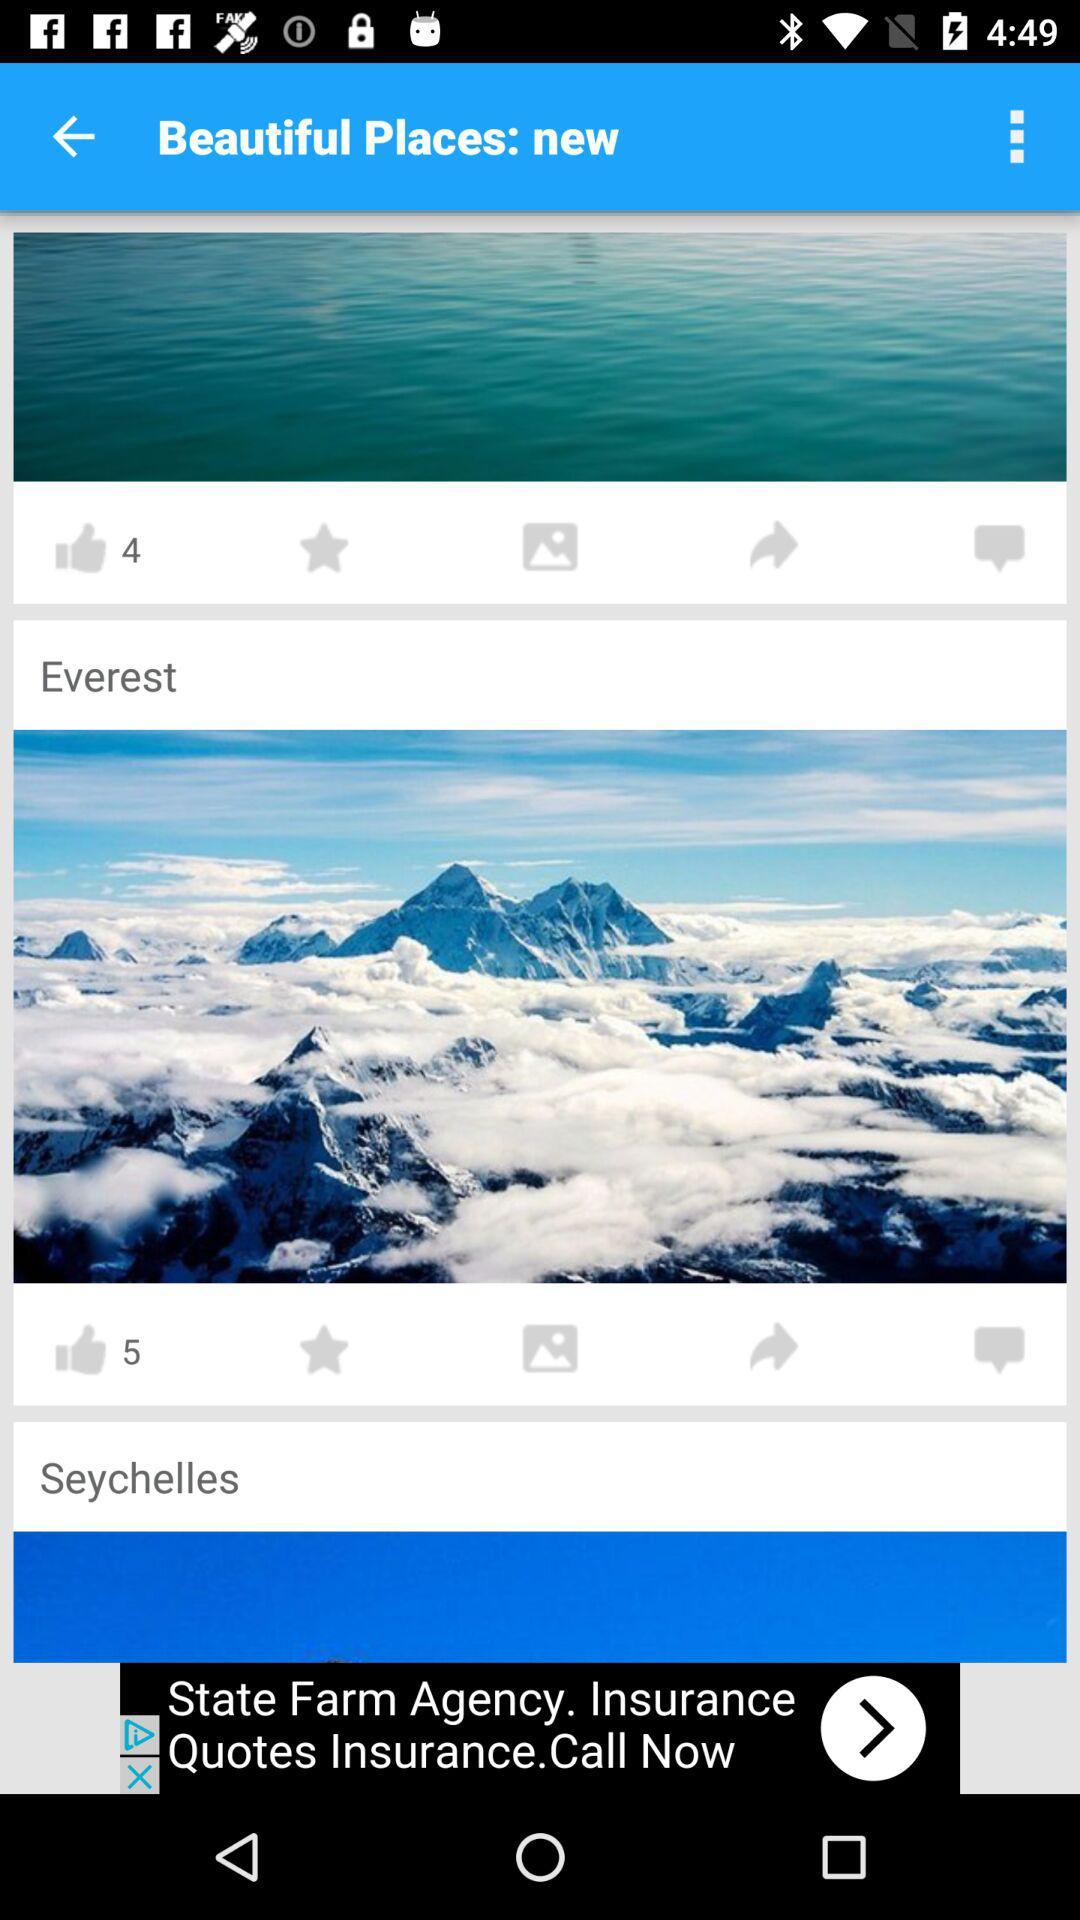  What do you see at coordinates (999, 548) in the screenshot?
I see `chat` at bounding box center [999, 548].